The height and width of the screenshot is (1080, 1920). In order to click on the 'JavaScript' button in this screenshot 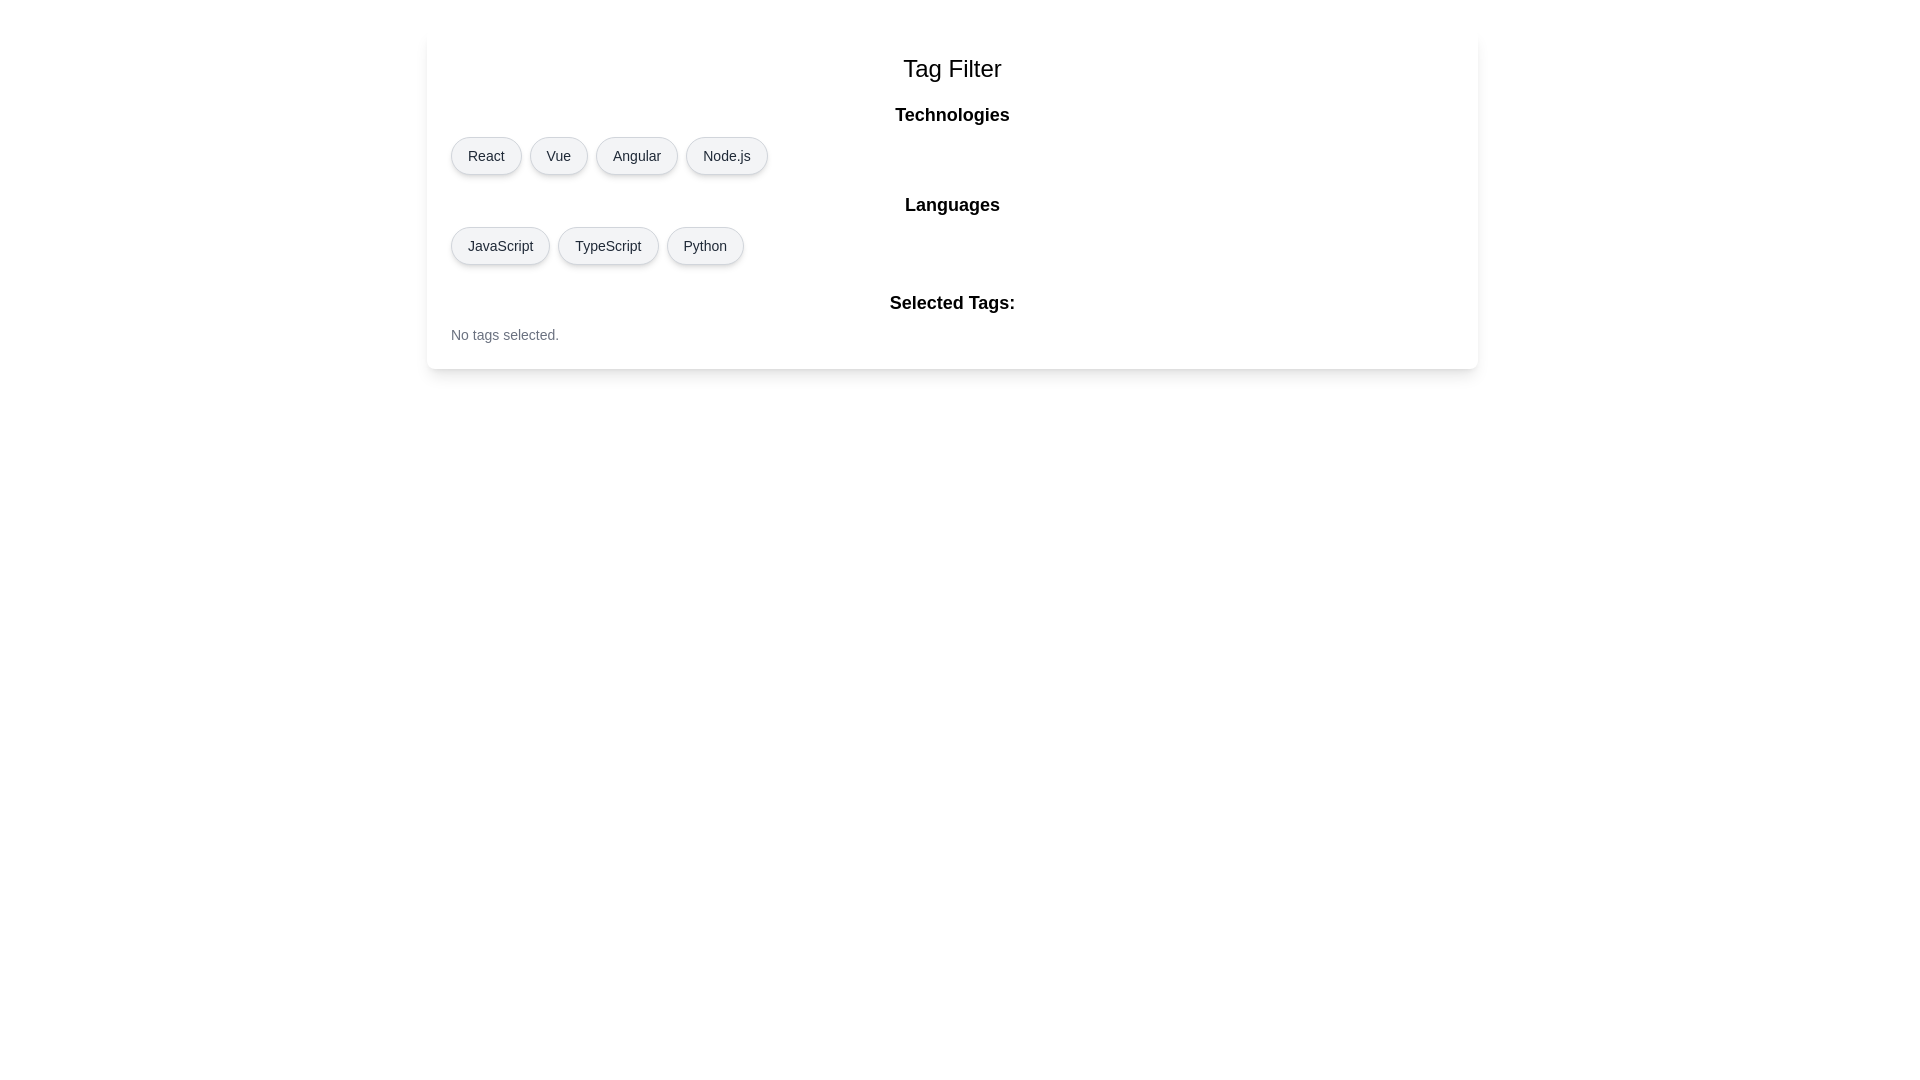, I will do `click(500, 245)`.